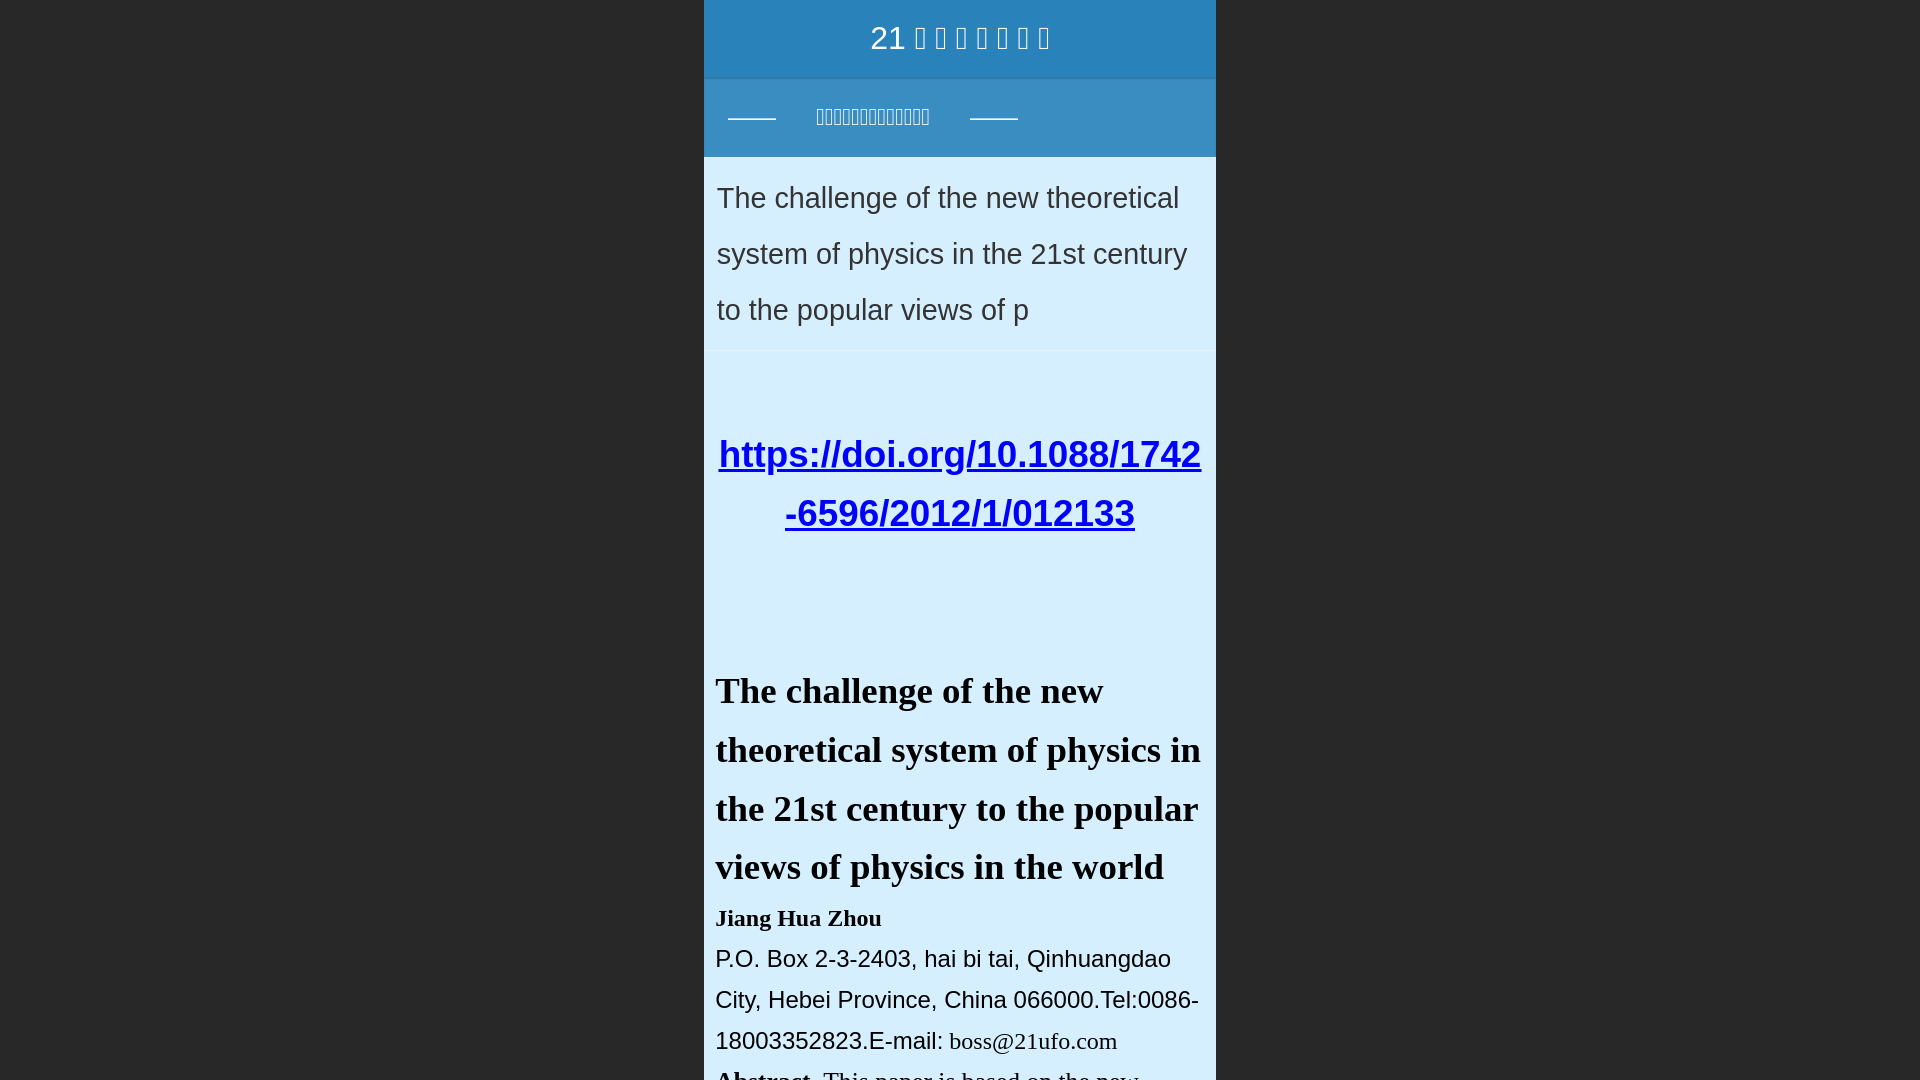  What do you see at coordinates (960, 483) in the screenshot?
I see `'https://doi.org/10.1088/1742-6596/2012/1/012133'` at bounding box center [960, 483].